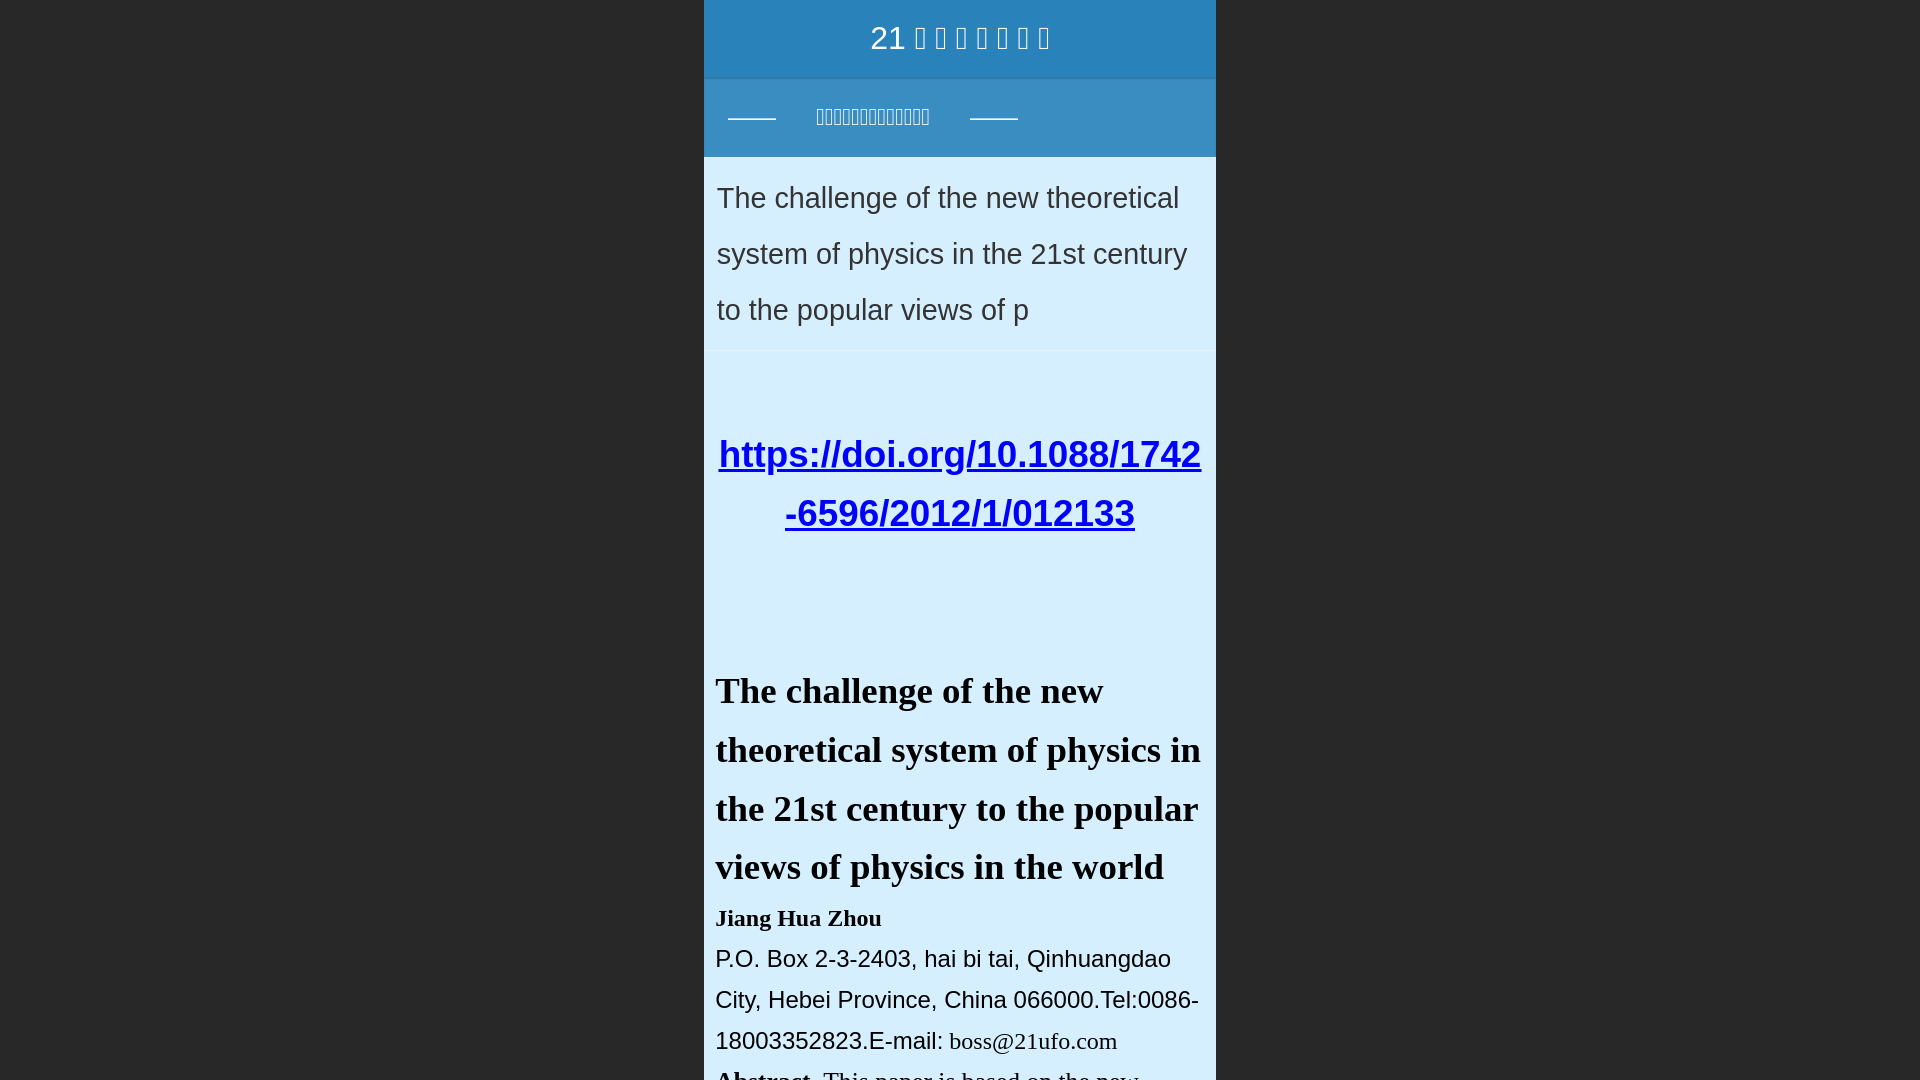  What do you see at coordinates (960, 483) in the screenshot?
I see `'https://doi.org/10.1088/1742-6596/2012/1/012133'` at bounding box center [960, 483].